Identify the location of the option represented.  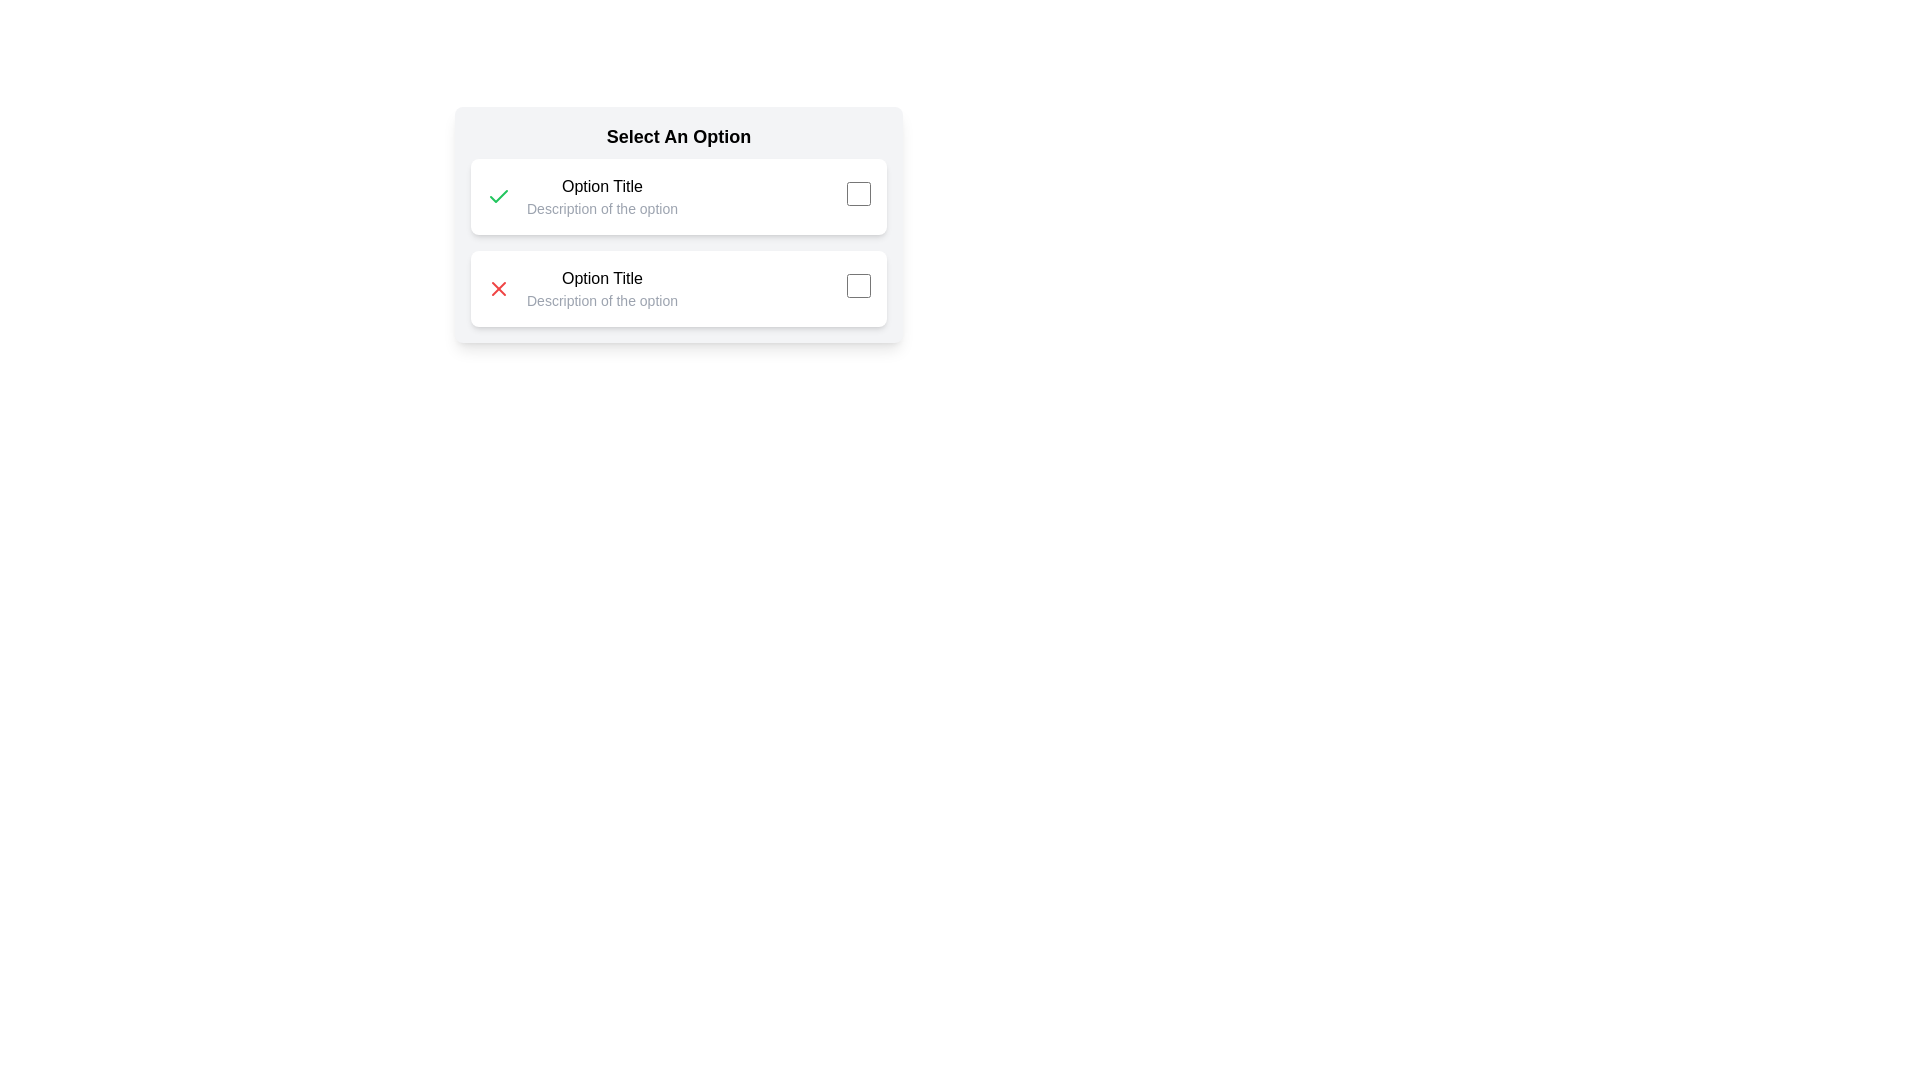
(601, 196).